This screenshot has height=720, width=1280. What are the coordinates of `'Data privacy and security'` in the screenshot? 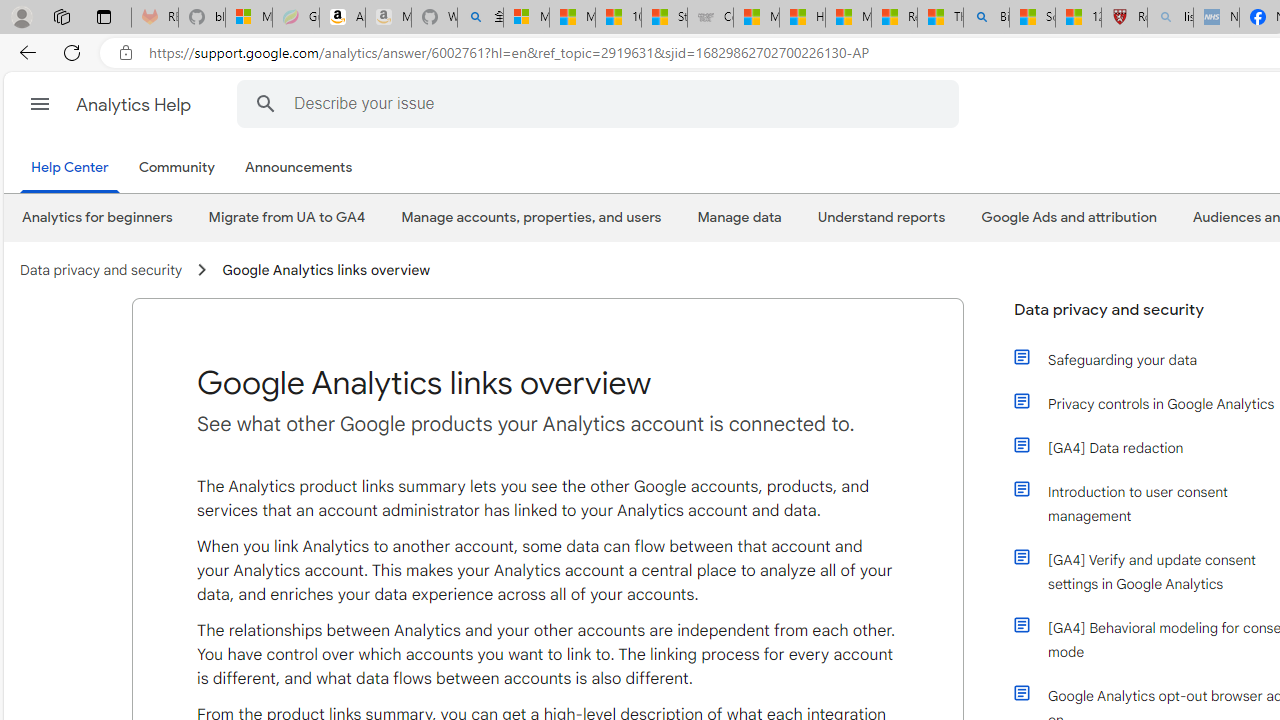 It's located at (100, 270).